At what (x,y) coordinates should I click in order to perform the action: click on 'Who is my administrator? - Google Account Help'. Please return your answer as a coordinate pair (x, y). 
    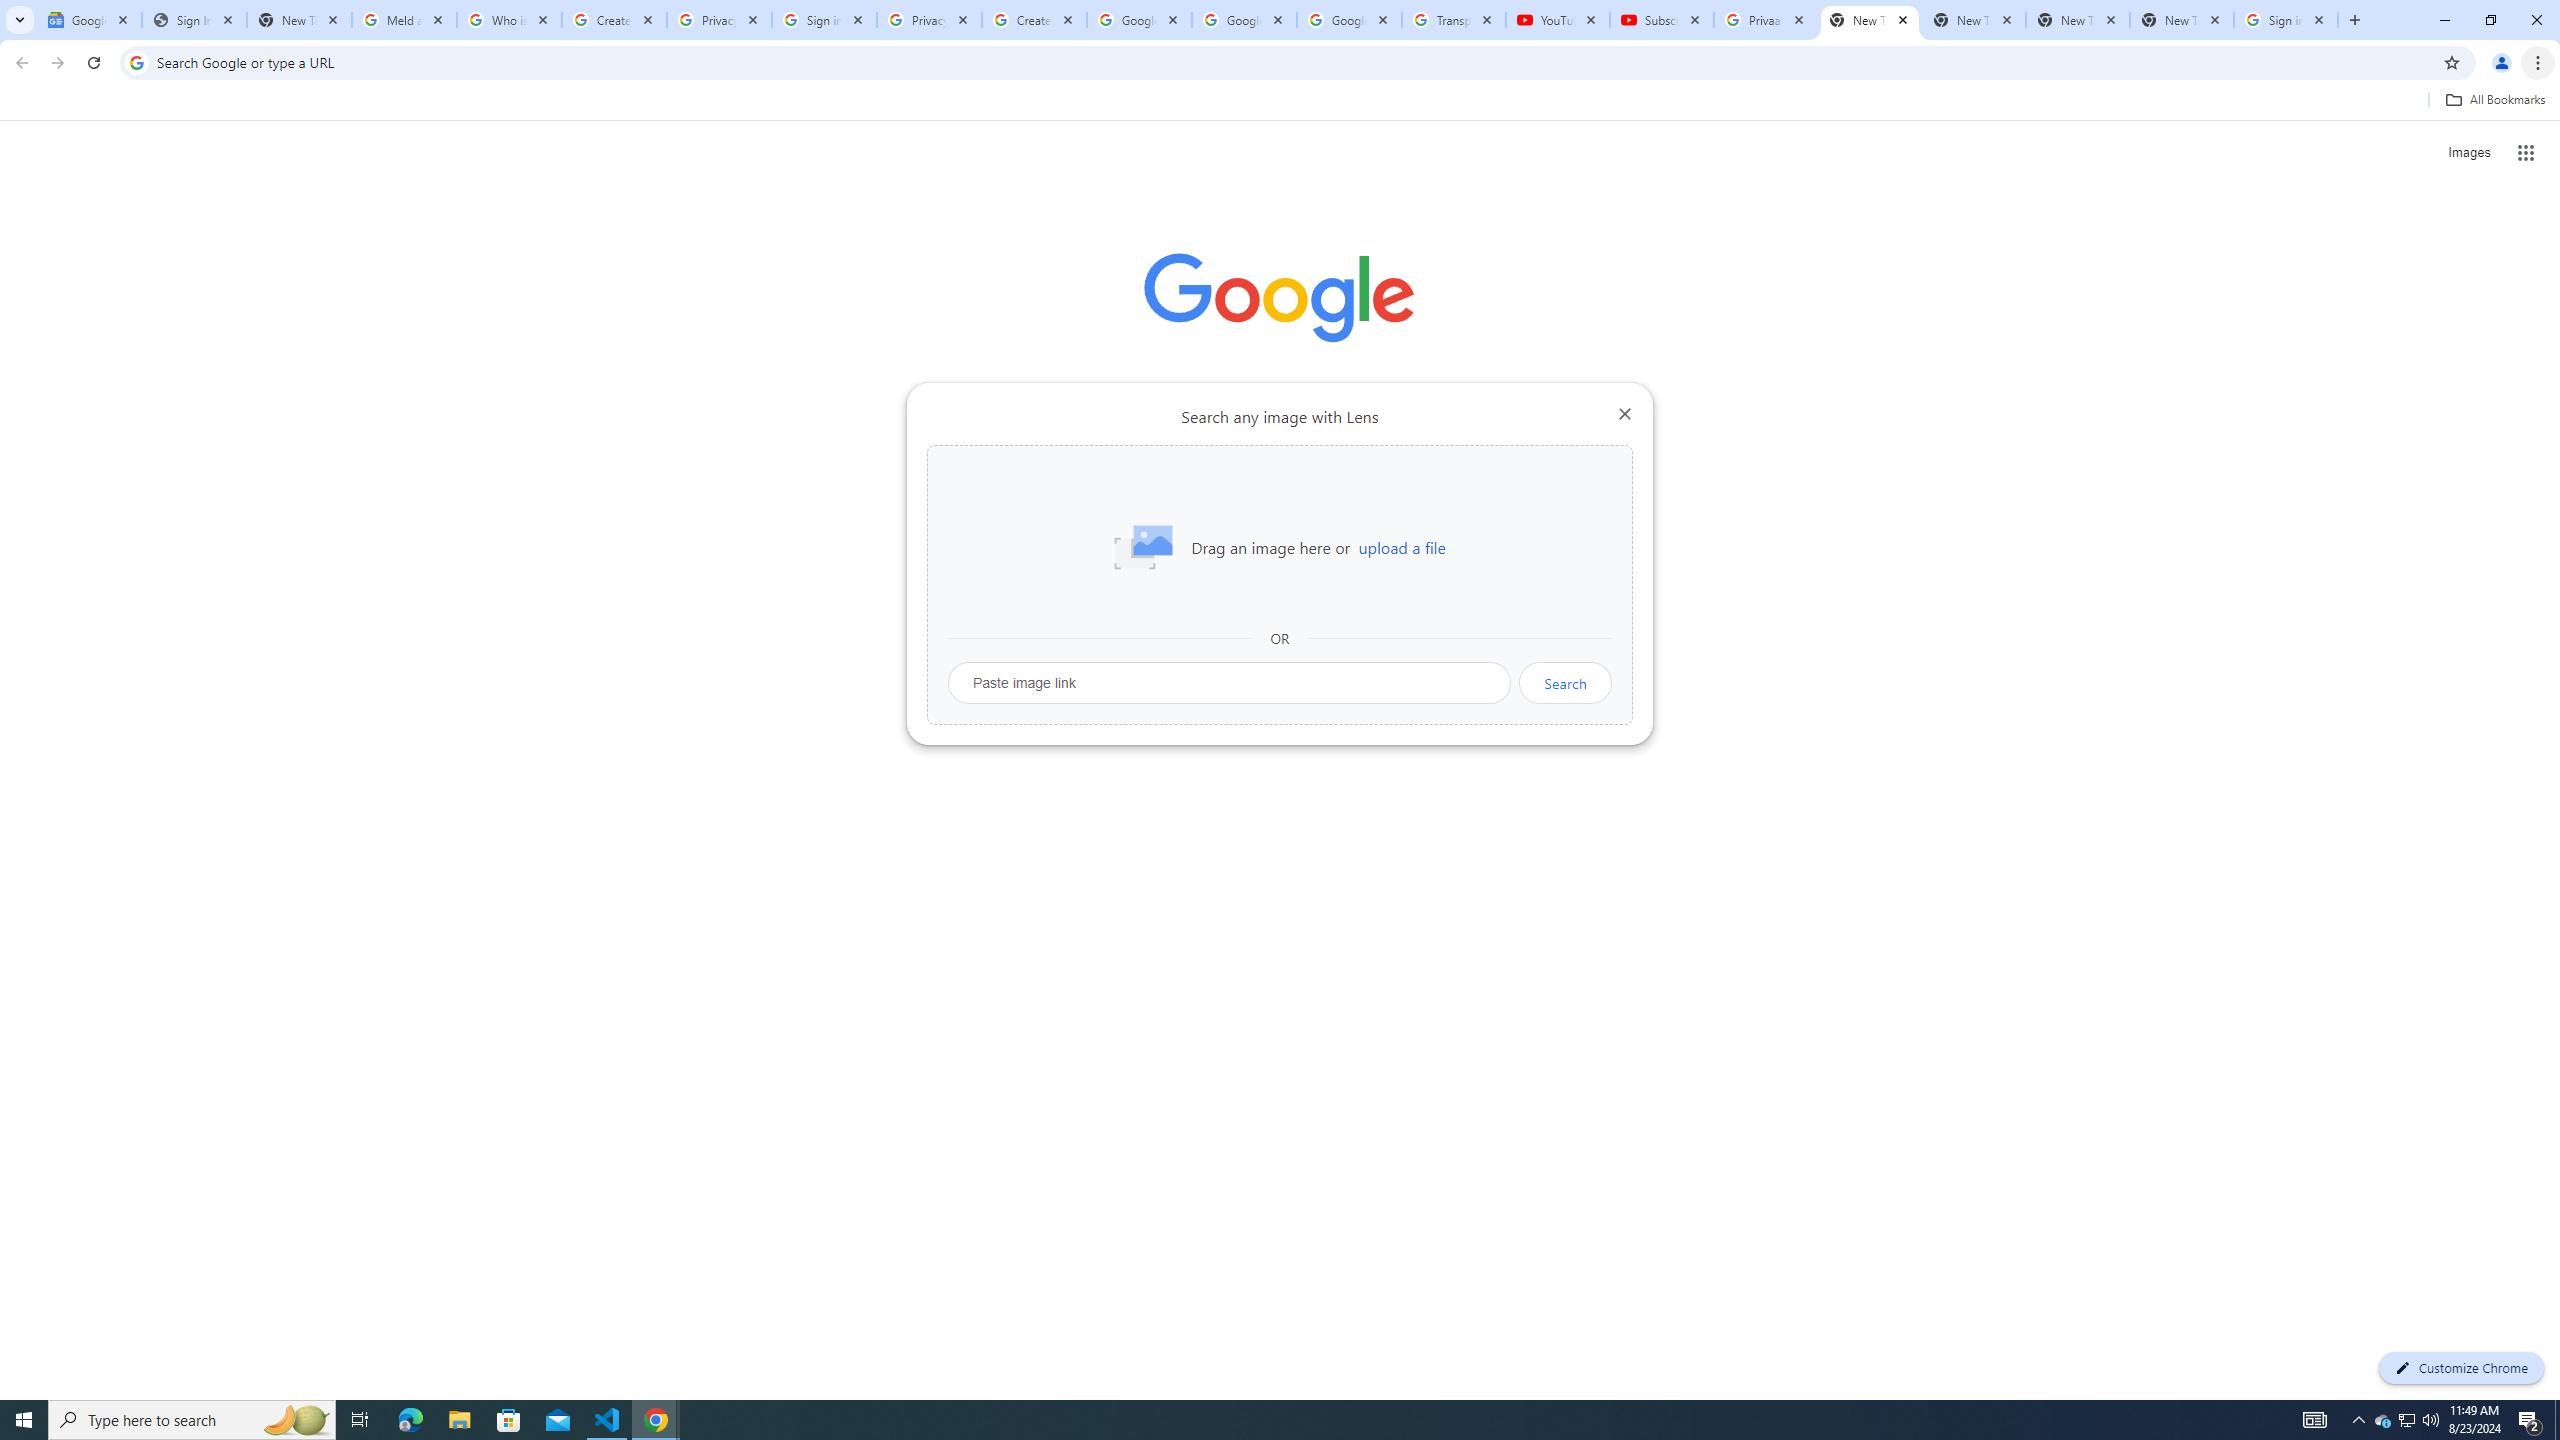
    Looking at the image, I should click on (509, 19).